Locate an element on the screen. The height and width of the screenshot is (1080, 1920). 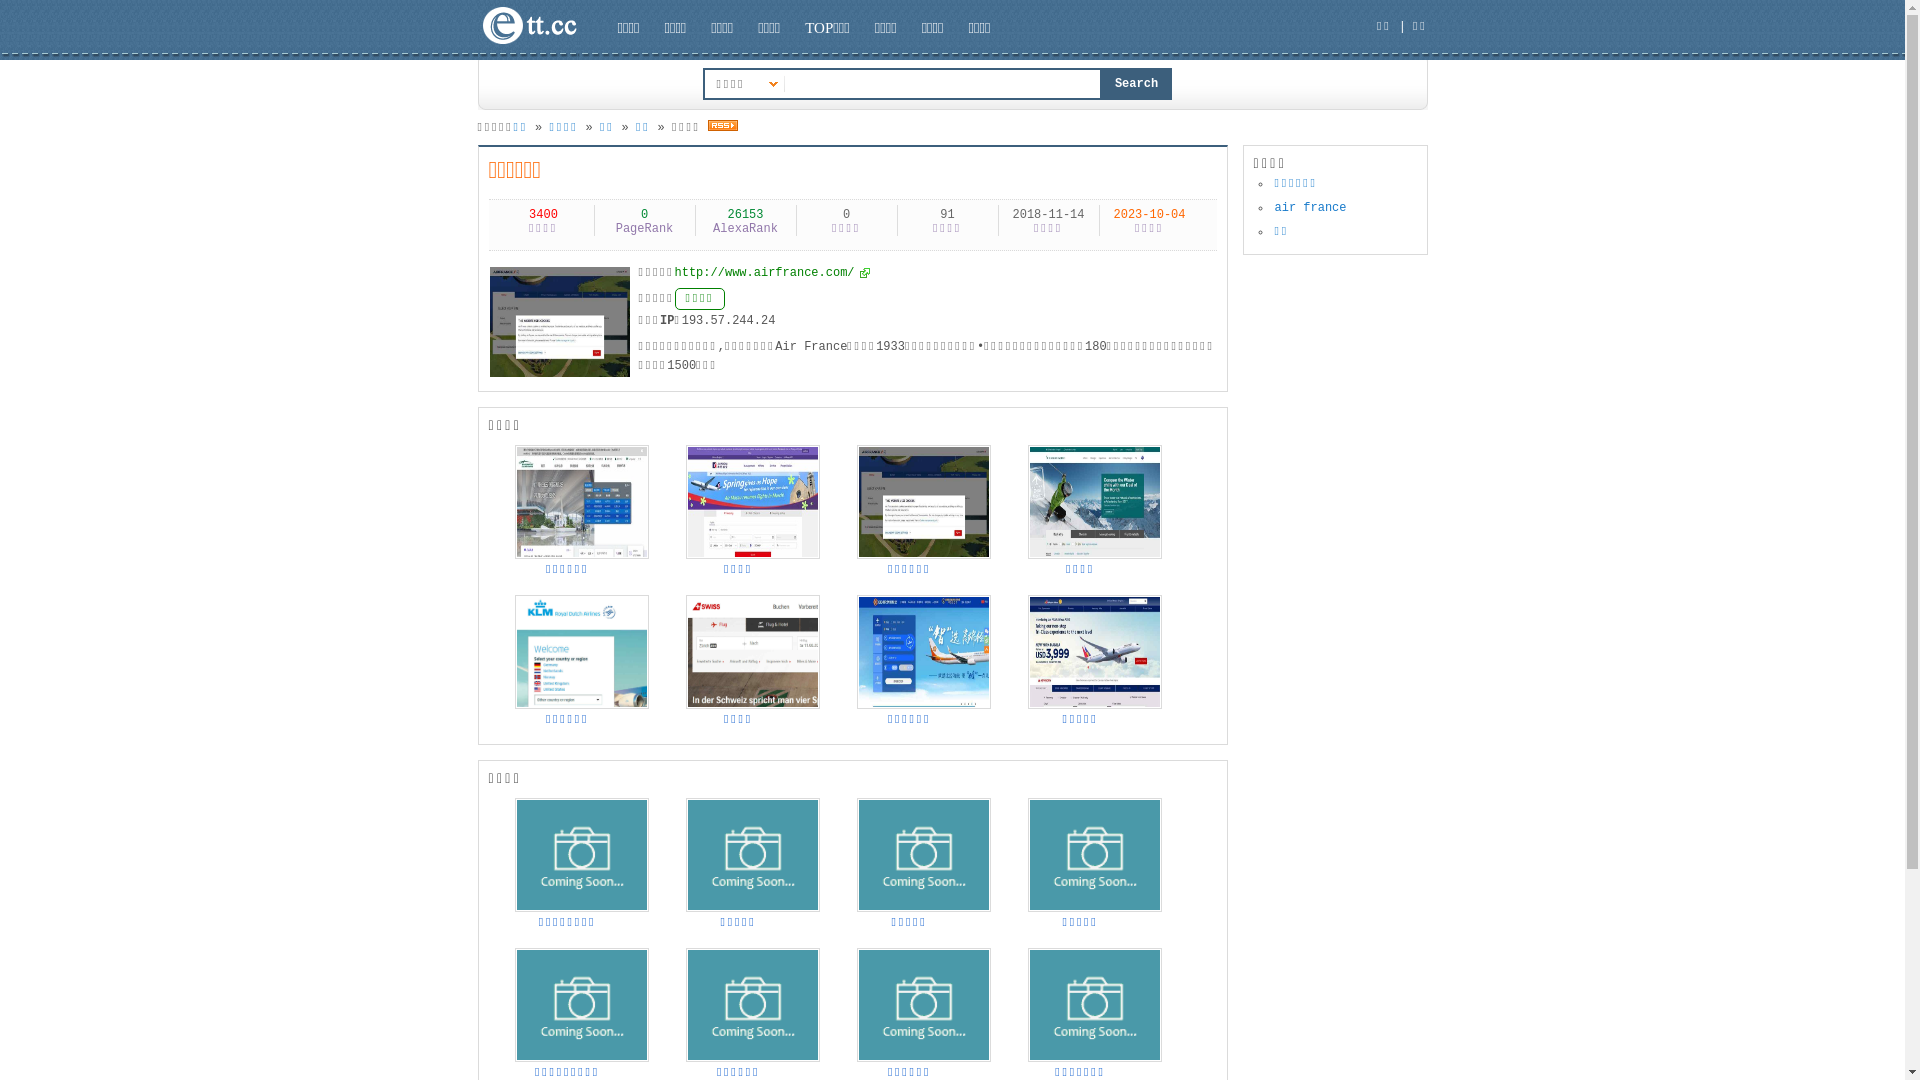
'Search' is located at coordinates (1137, 83).